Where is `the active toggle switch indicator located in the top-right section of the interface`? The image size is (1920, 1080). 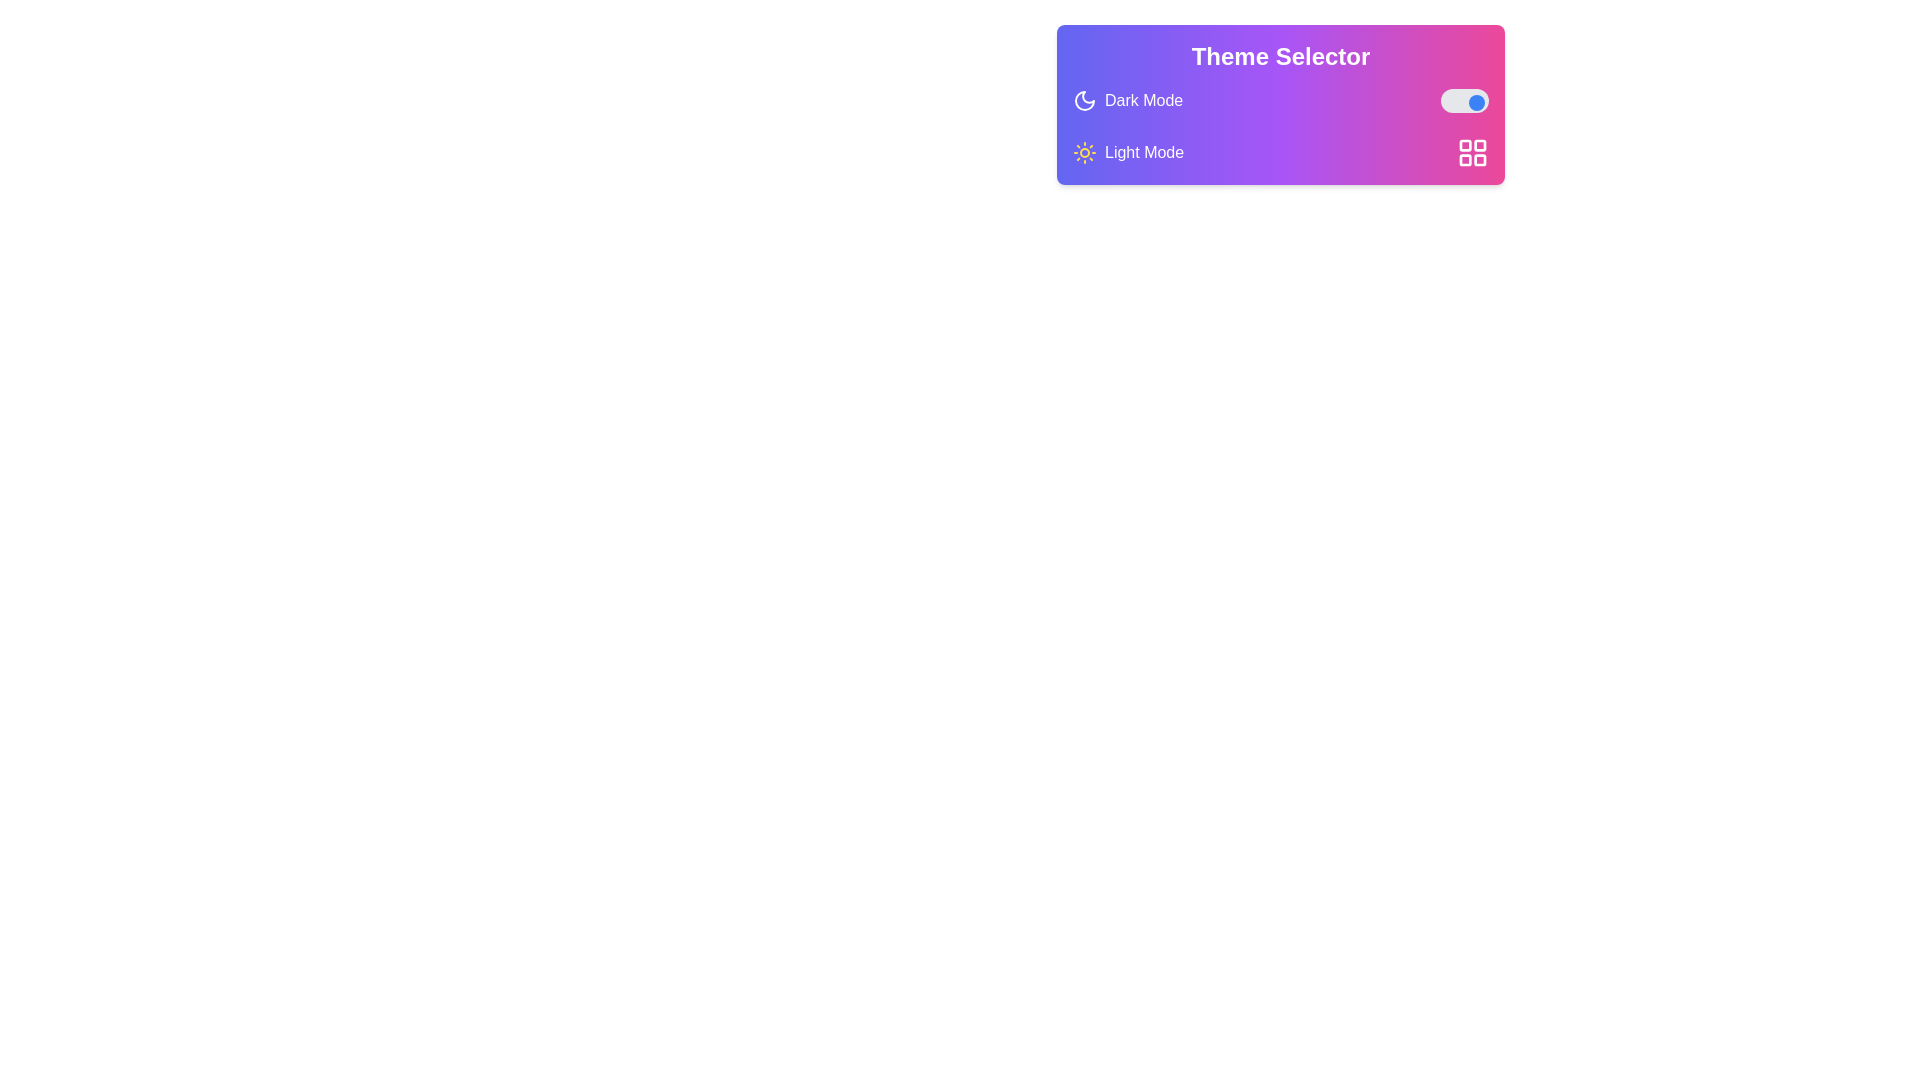
the active toggle switch indicator located in the top-right section of the interface is located at coordinates (1477, 103).